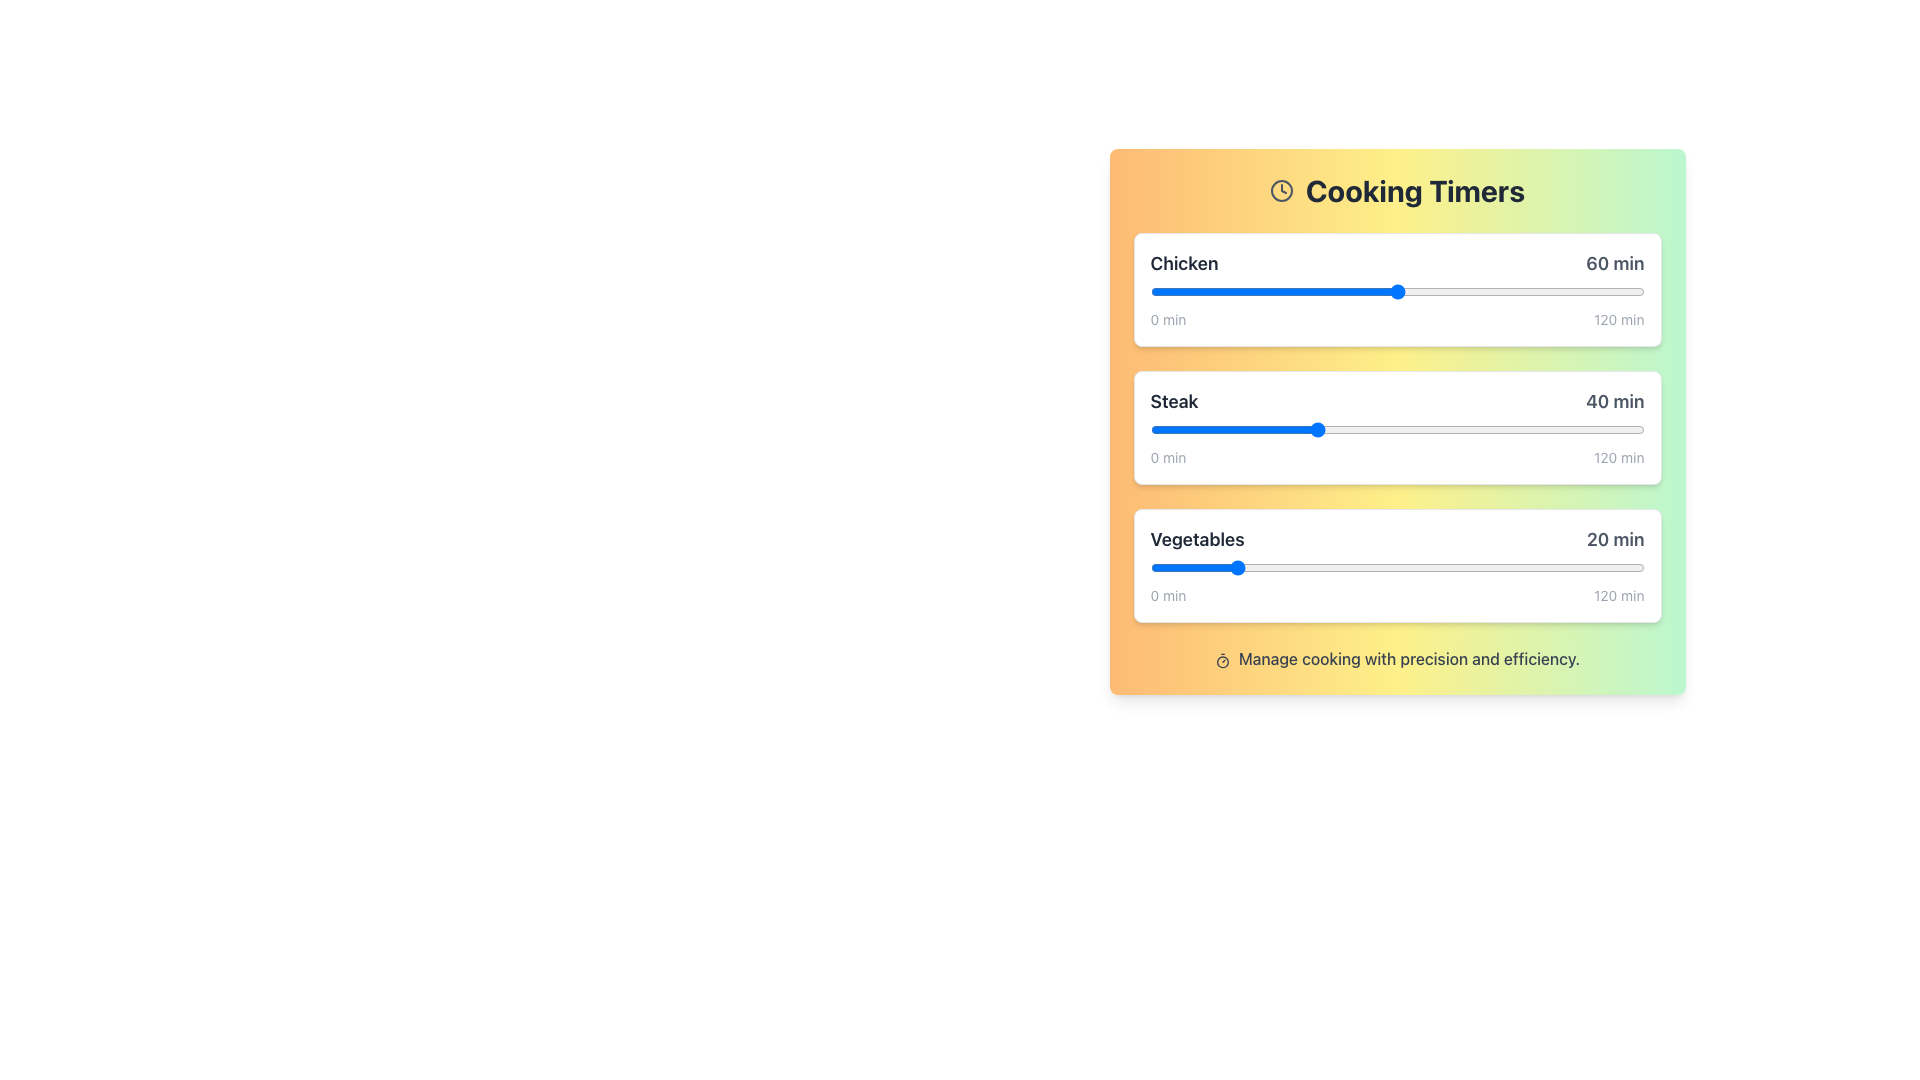 This screenshot has width=1920, height=1080. What do you see at coordinates (1475, 428) in the screenshot?
I see `cooking time for steak` at bounding box center [1475, 428].